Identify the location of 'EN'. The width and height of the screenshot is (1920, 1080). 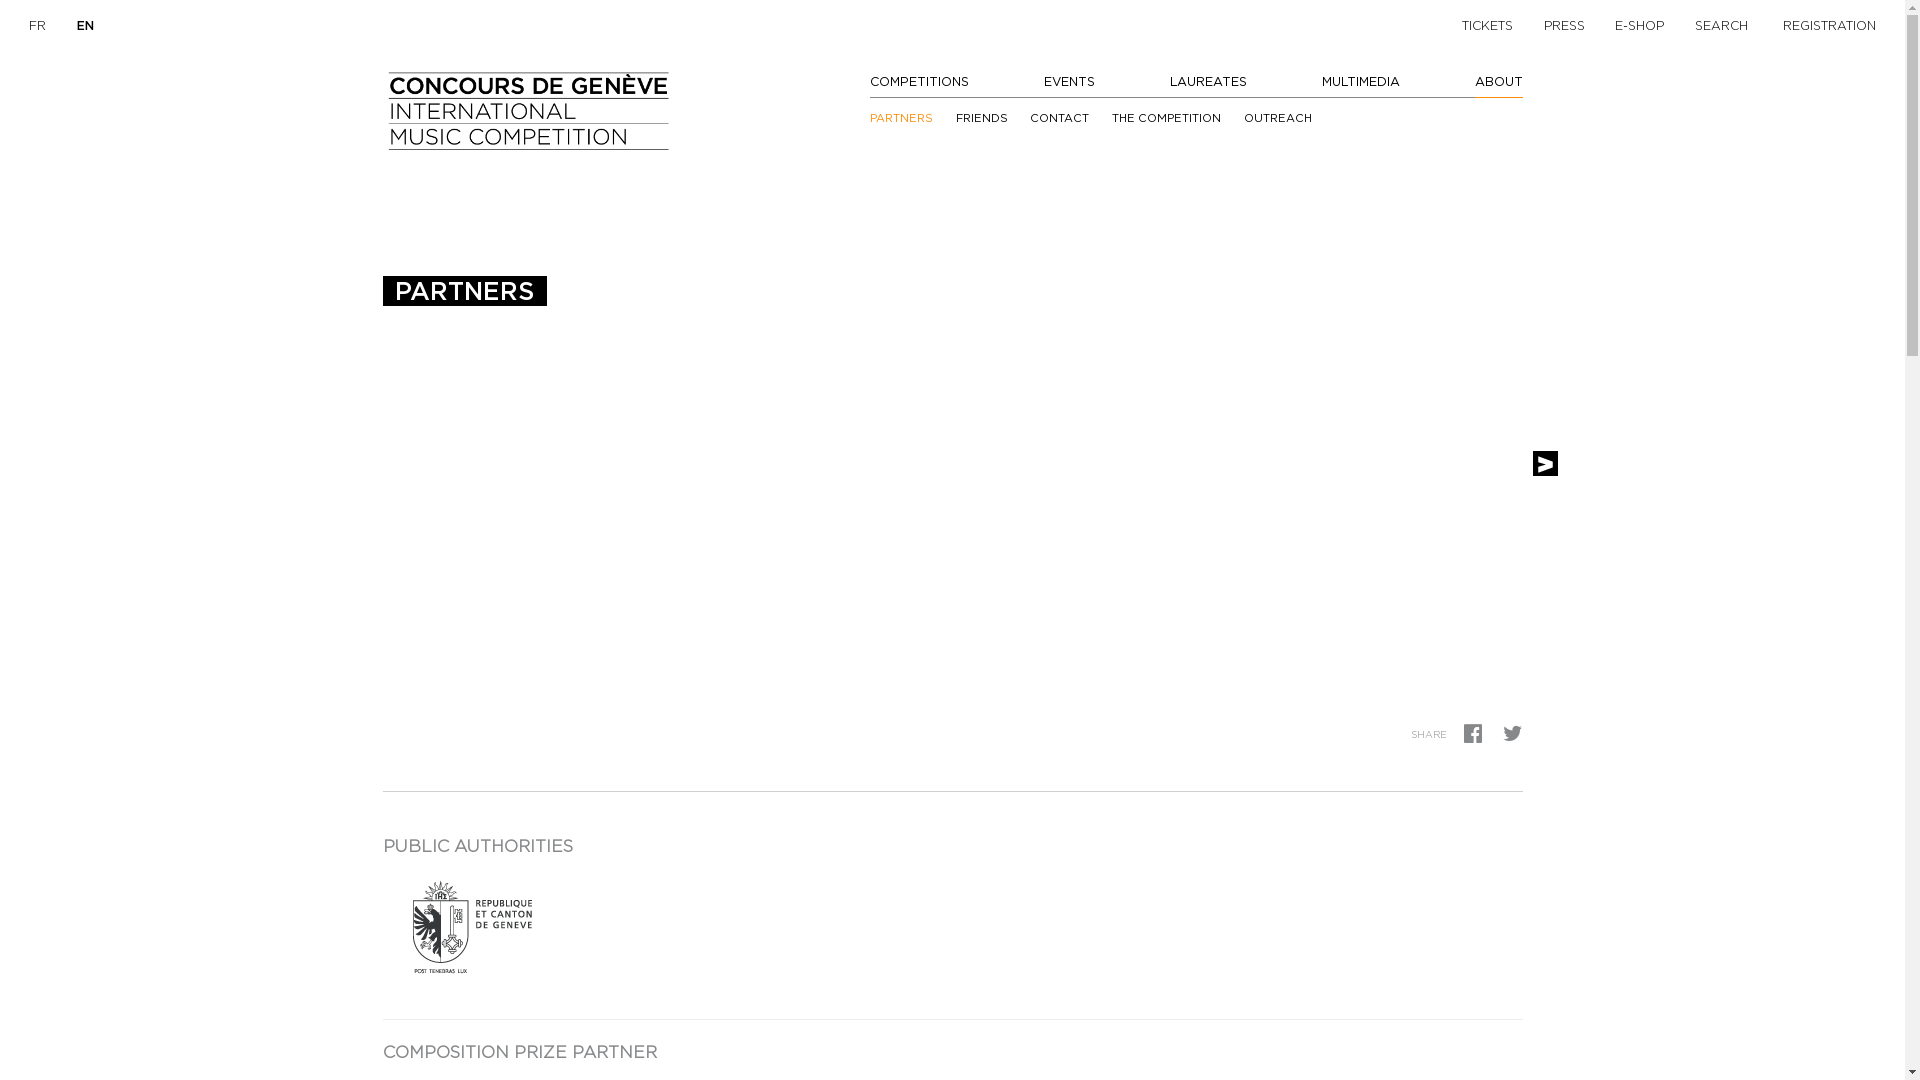
(84, 25).